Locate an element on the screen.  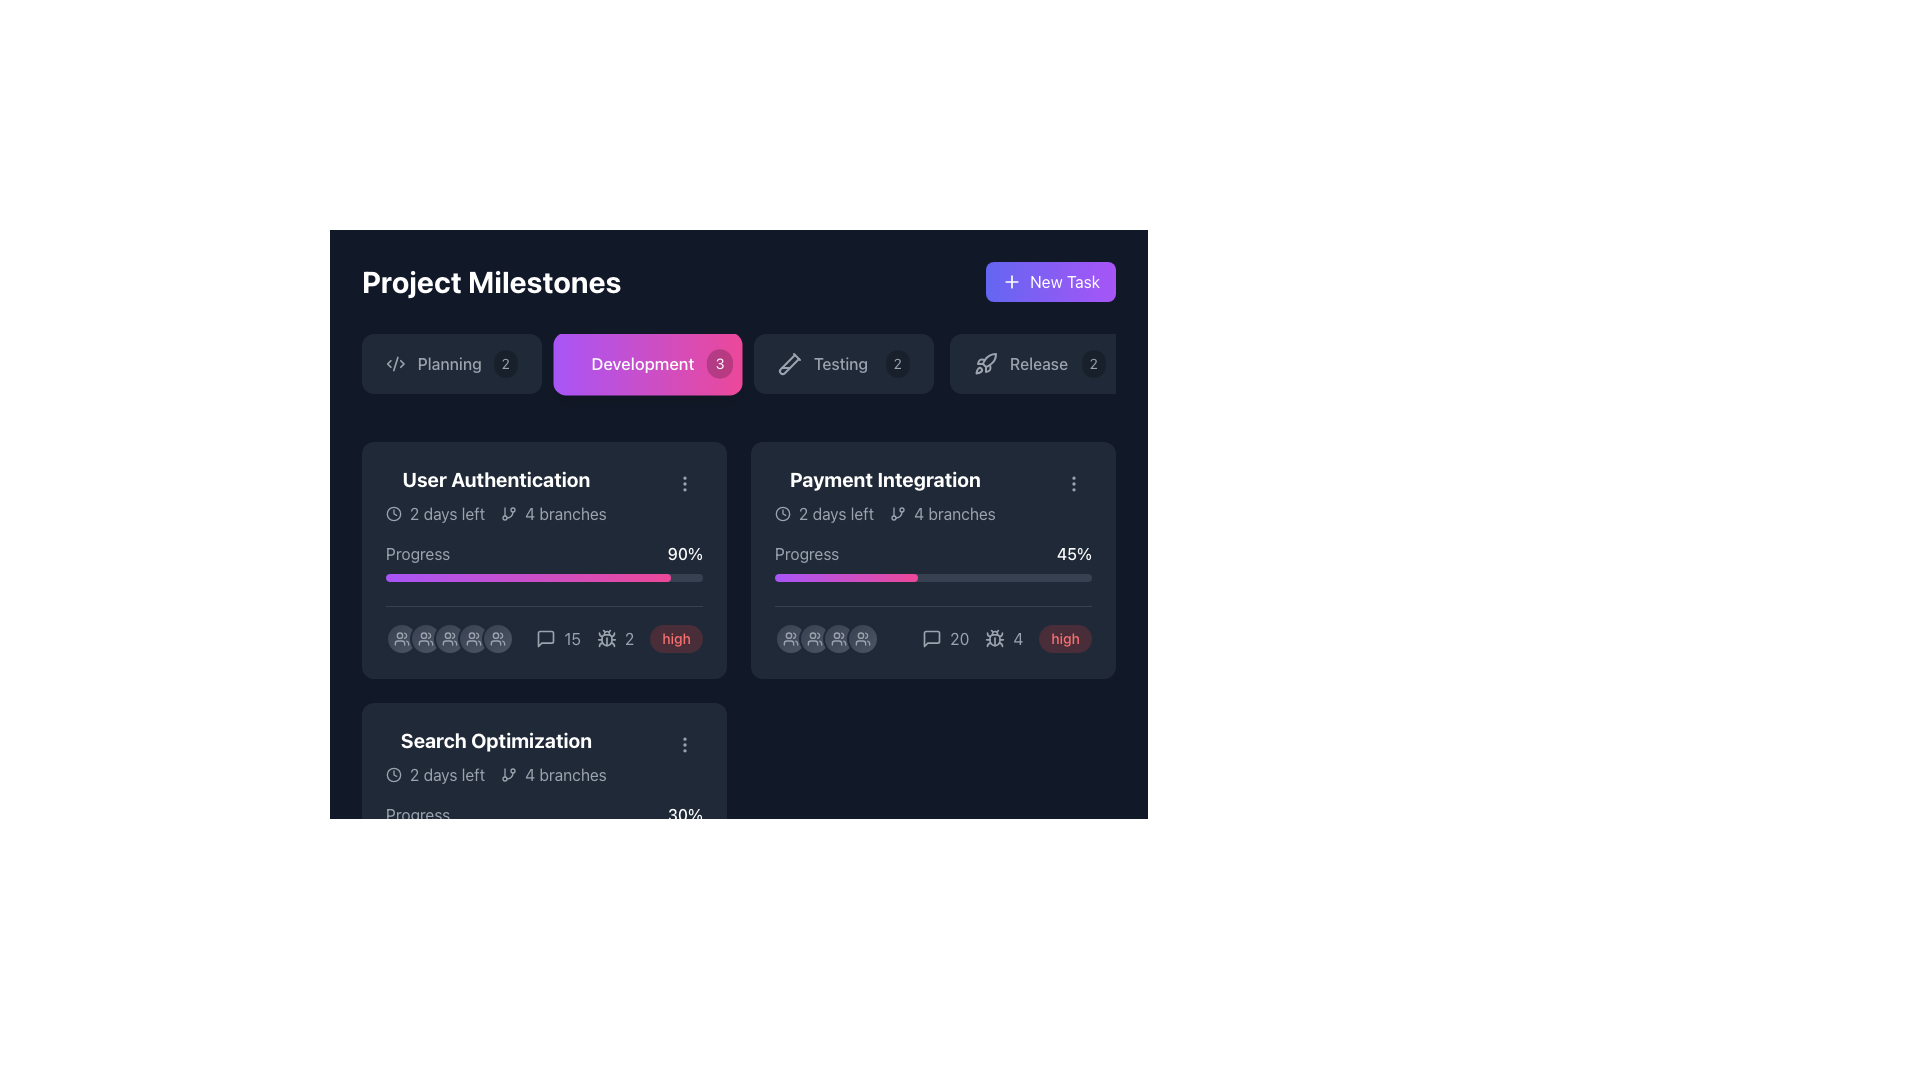
the leftmost 30% segment of the progress bar indicating 30% completion of the 'Search Optimization' task is located at coordinates (432, 839).